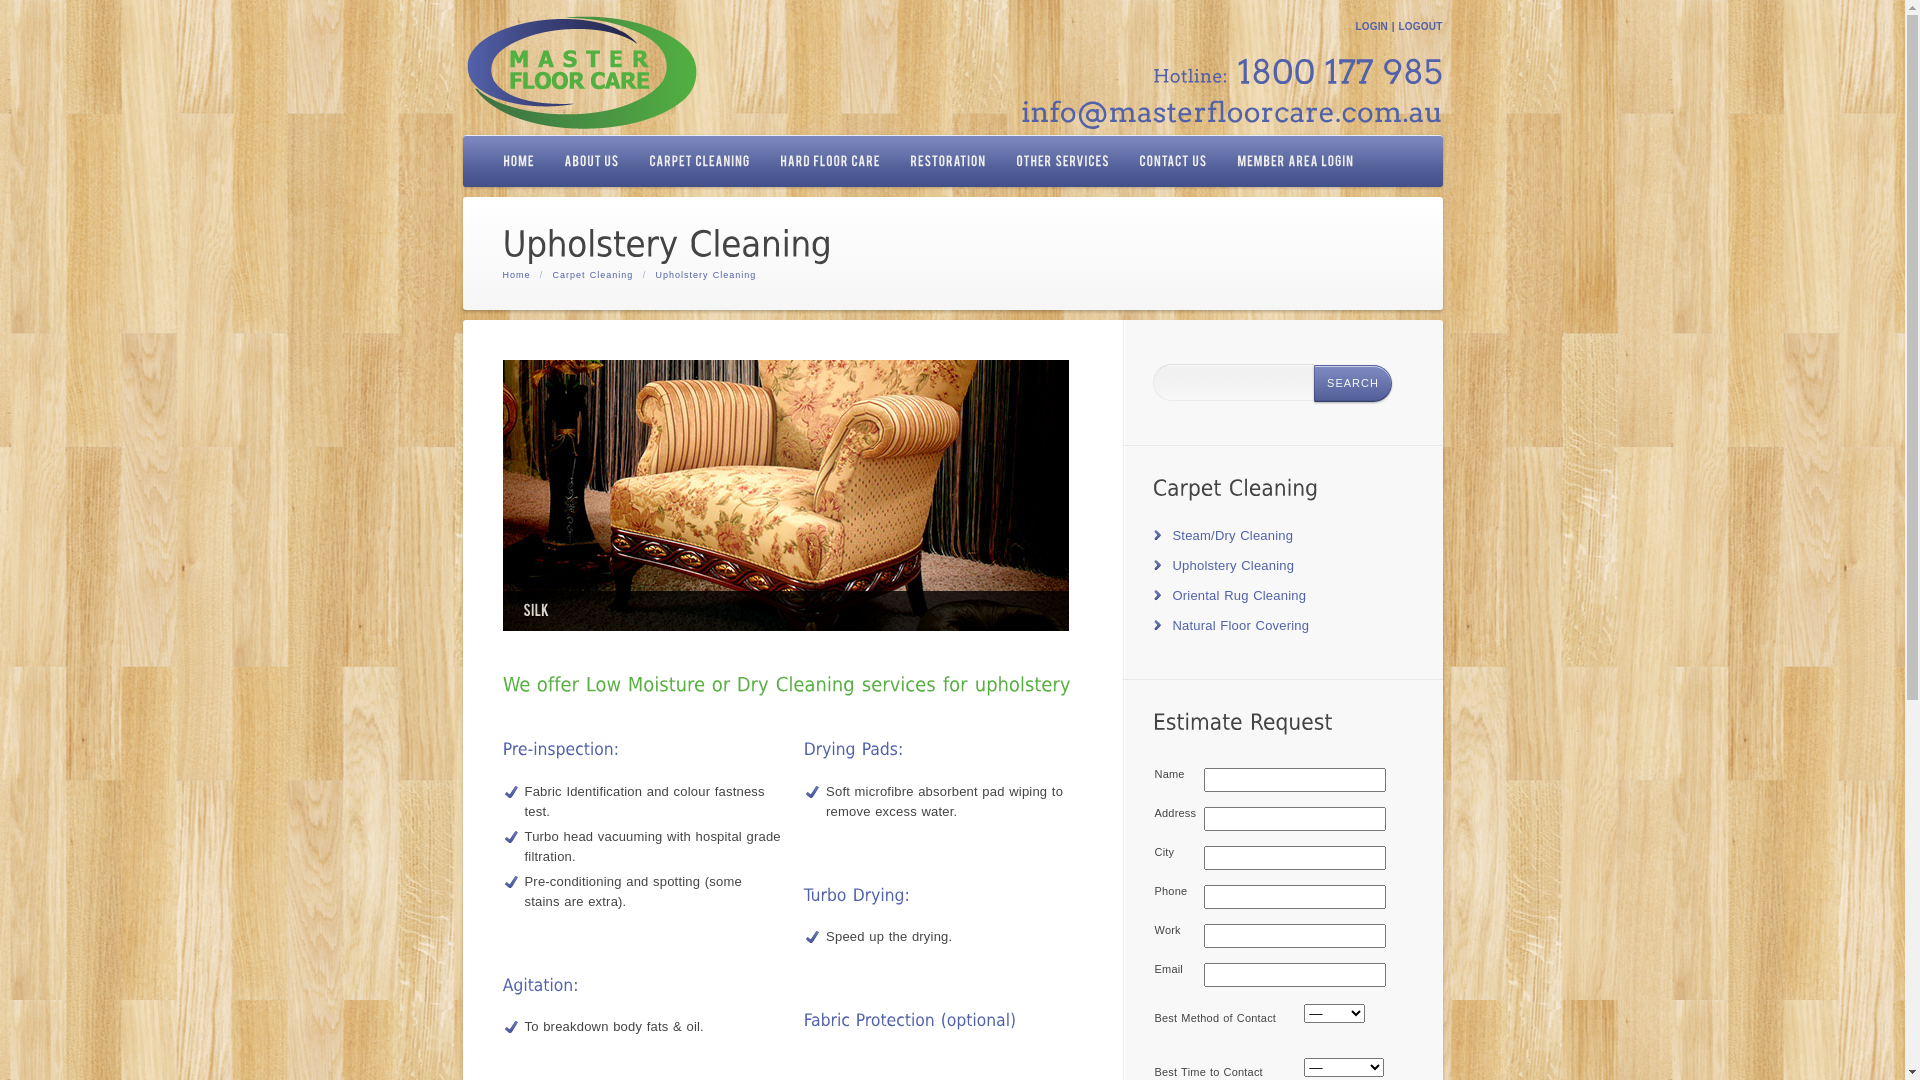 The image size is (1920, 1080). I want to click on 'Upholstery Cleaning', so click(1232, 565).